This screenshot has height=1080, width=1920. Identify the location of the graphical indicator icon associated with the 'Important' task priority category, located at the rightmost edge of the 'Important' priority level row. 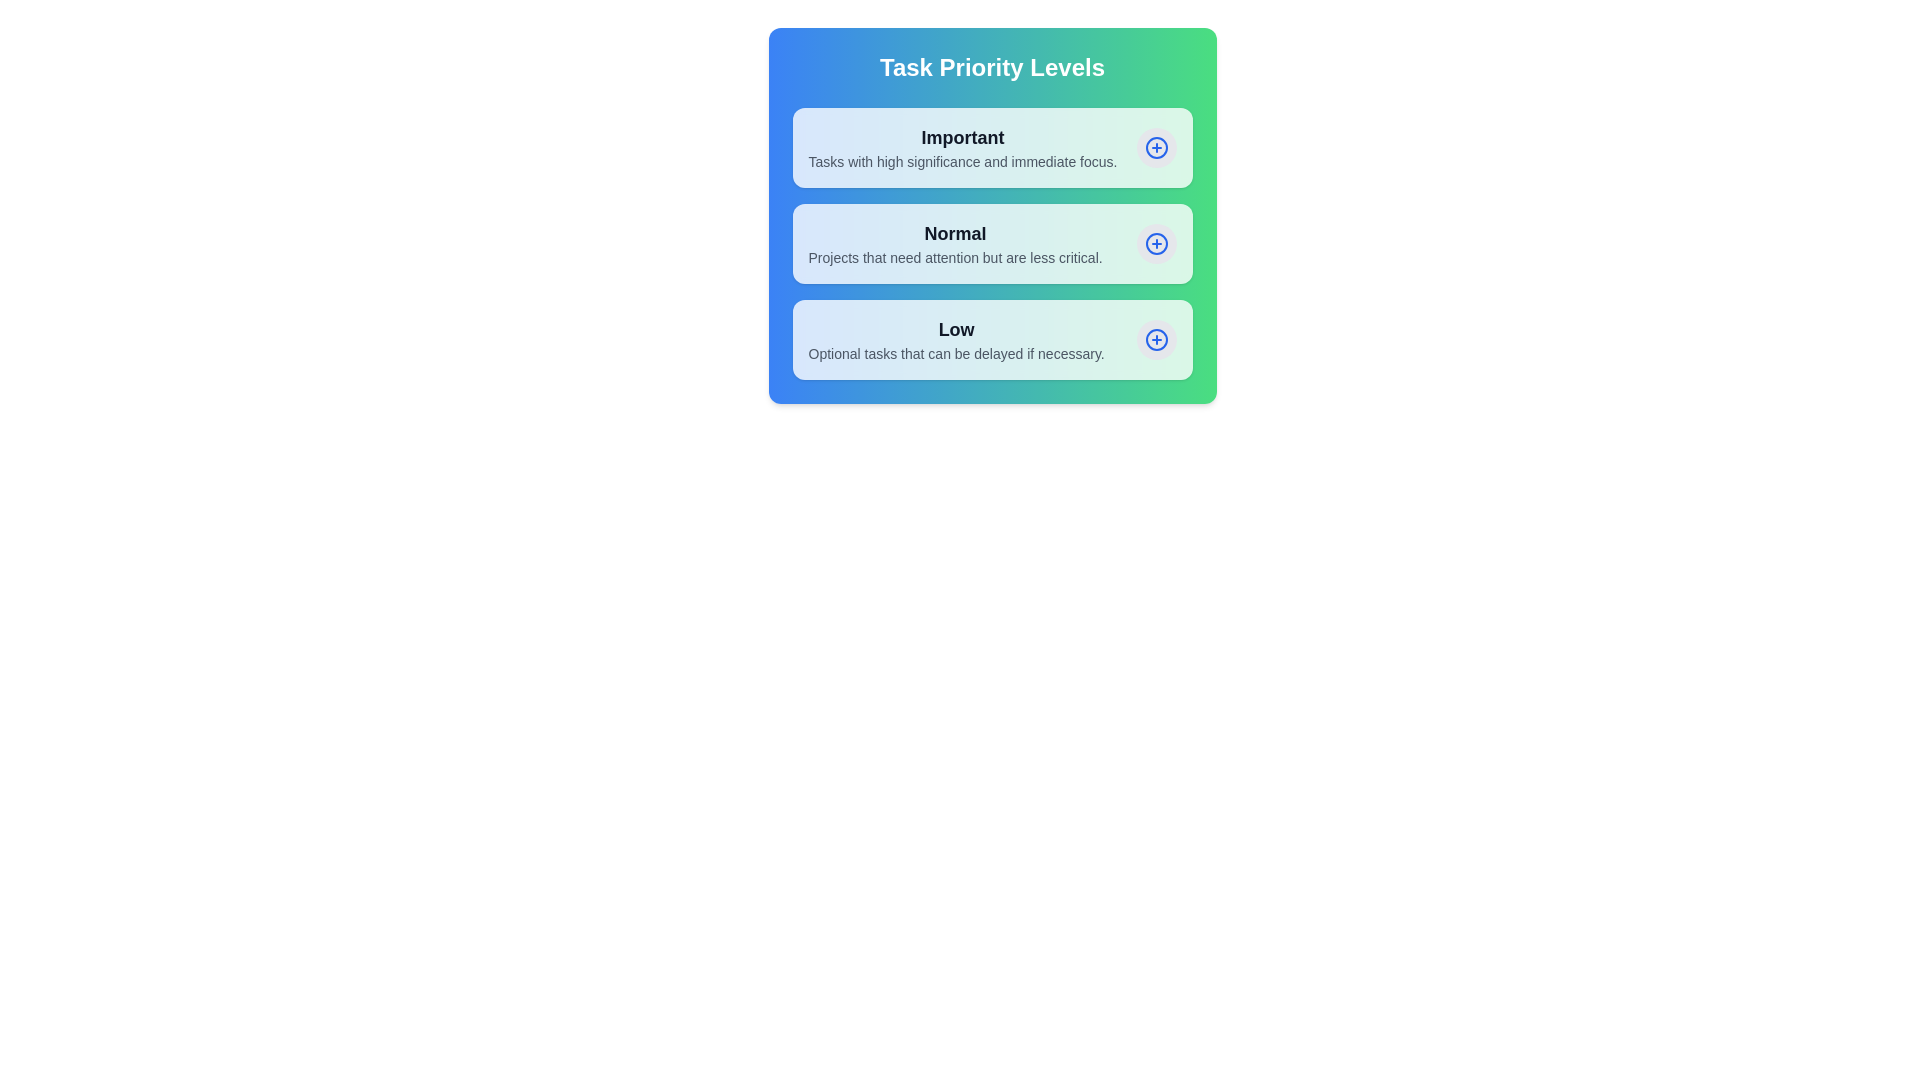
(1156, 146).